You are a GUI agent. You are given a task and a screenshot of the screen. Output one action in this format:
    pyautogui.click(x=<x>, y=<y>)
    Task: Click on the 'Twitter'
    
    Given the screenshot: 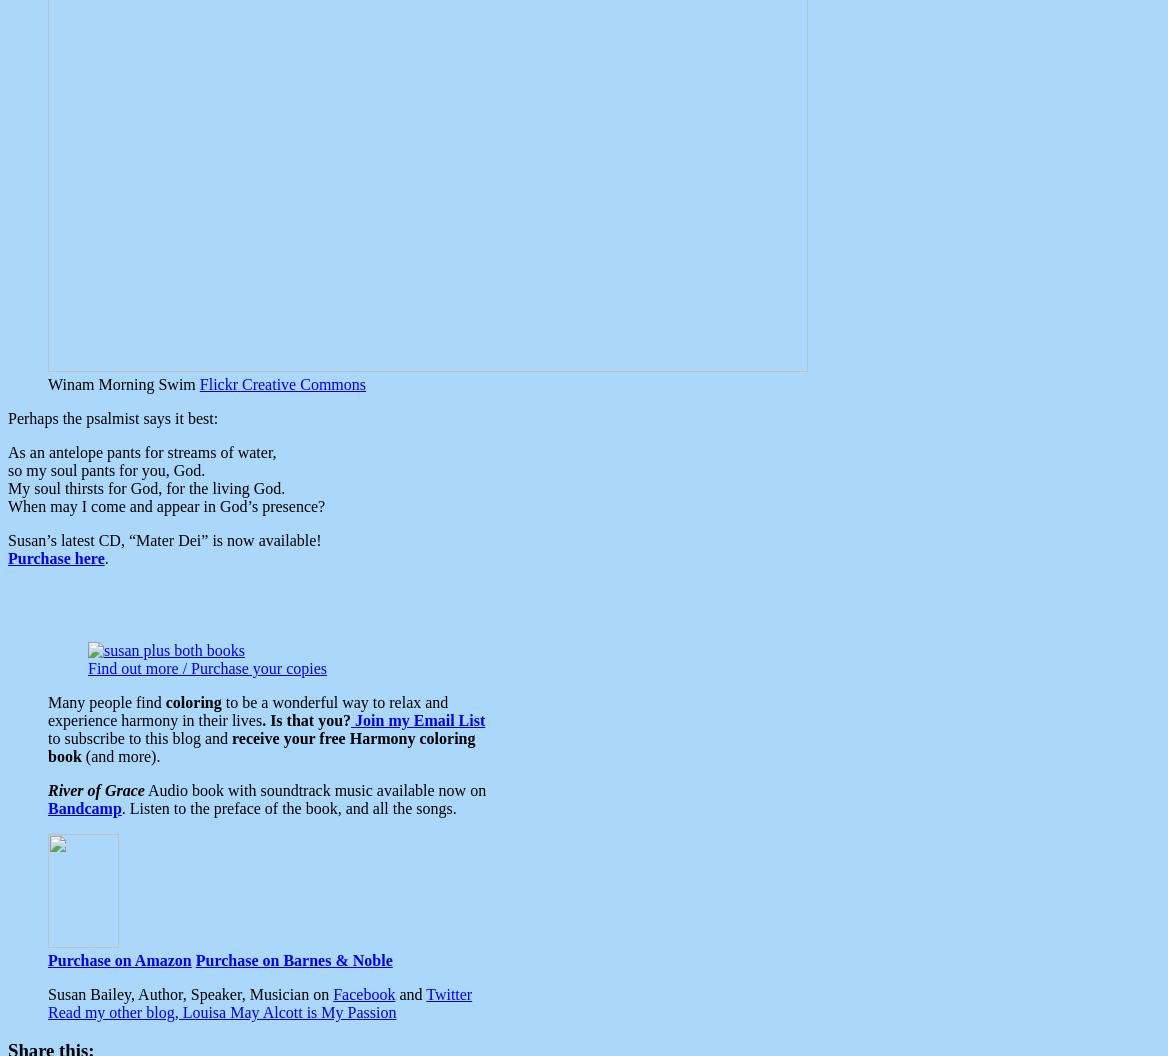 What is the action you would take?
    pyautogui.click(x=448, y=992)
    